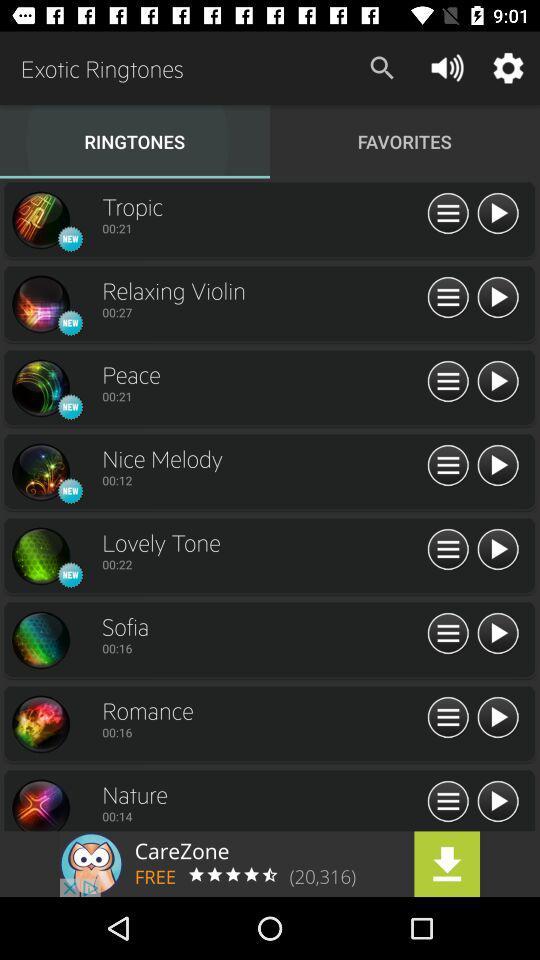 The height and width of the screenshot is (960, 540). What do you see at coordinates (448, 633) in the screenshot?
I see `options` at bounding box center [448, 633].